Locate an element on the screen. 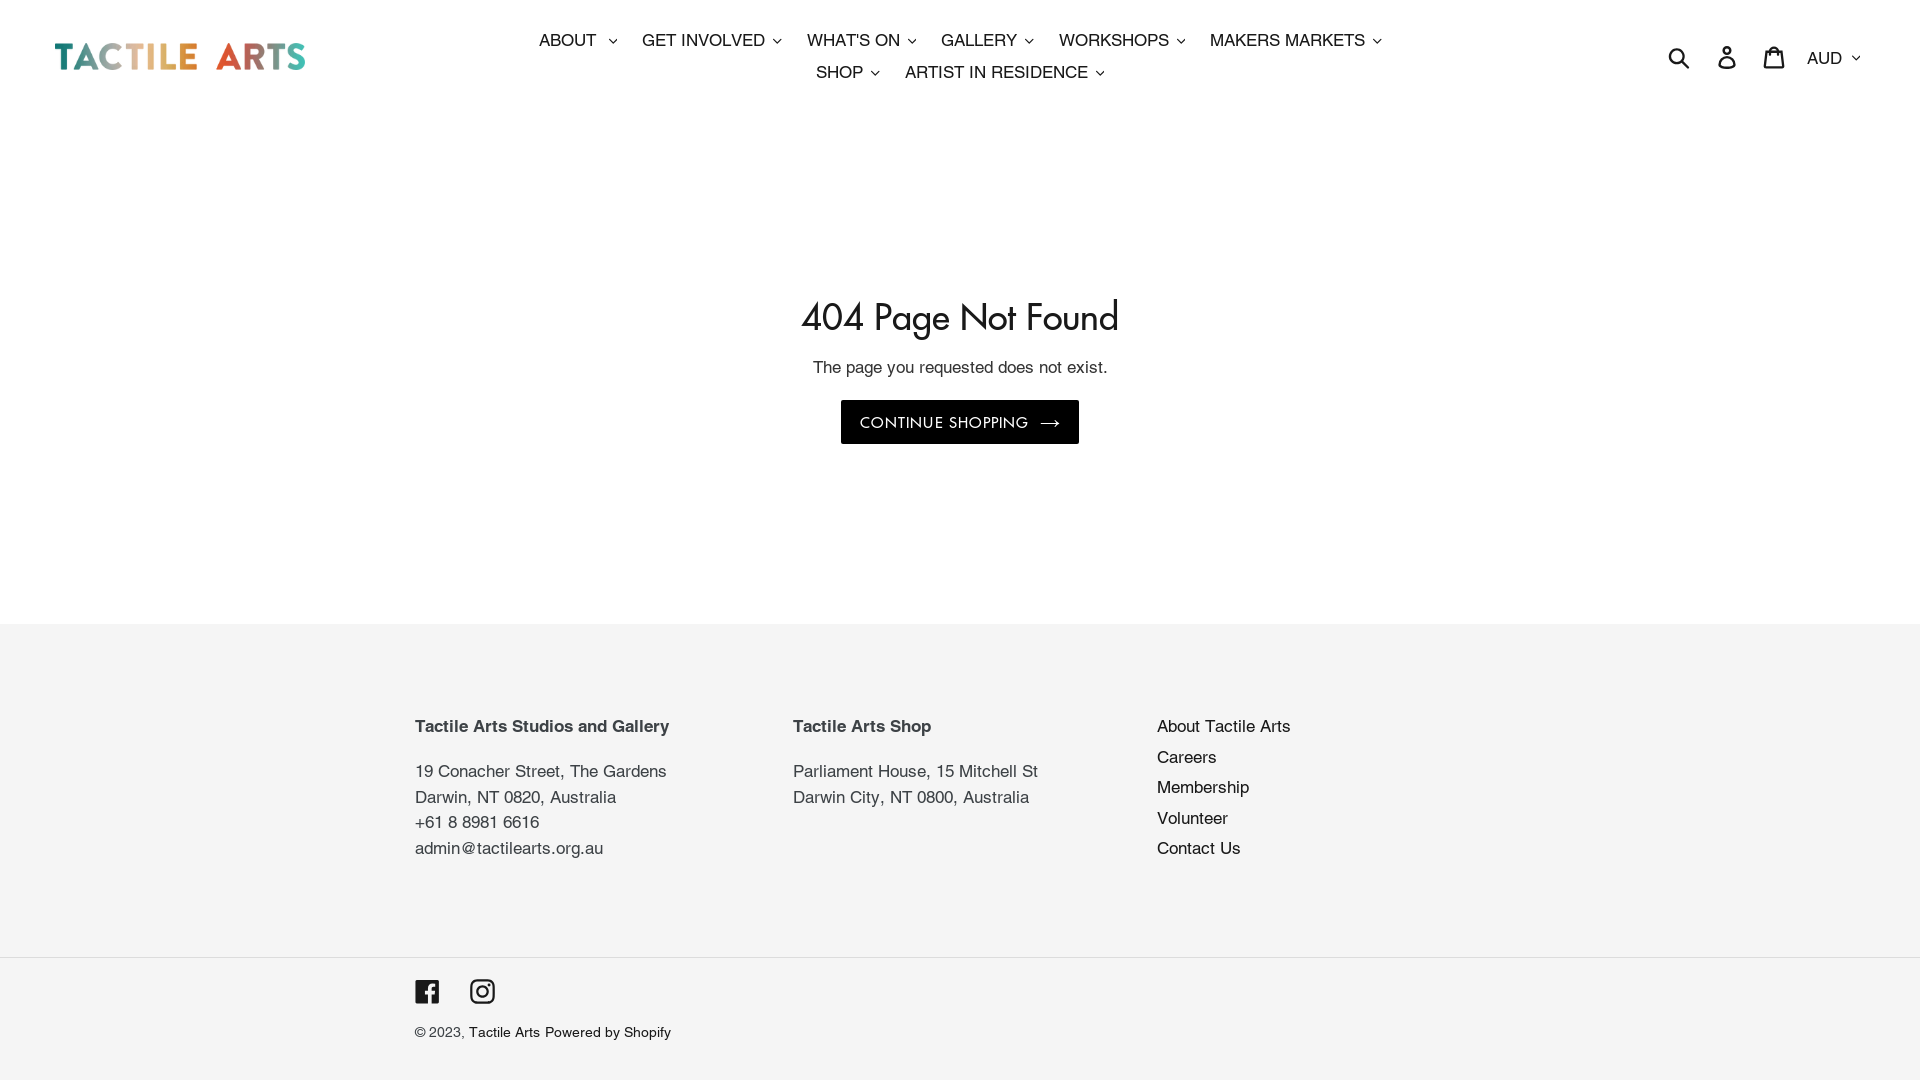  'Volunteer' is located at coordinates (1192, 817).